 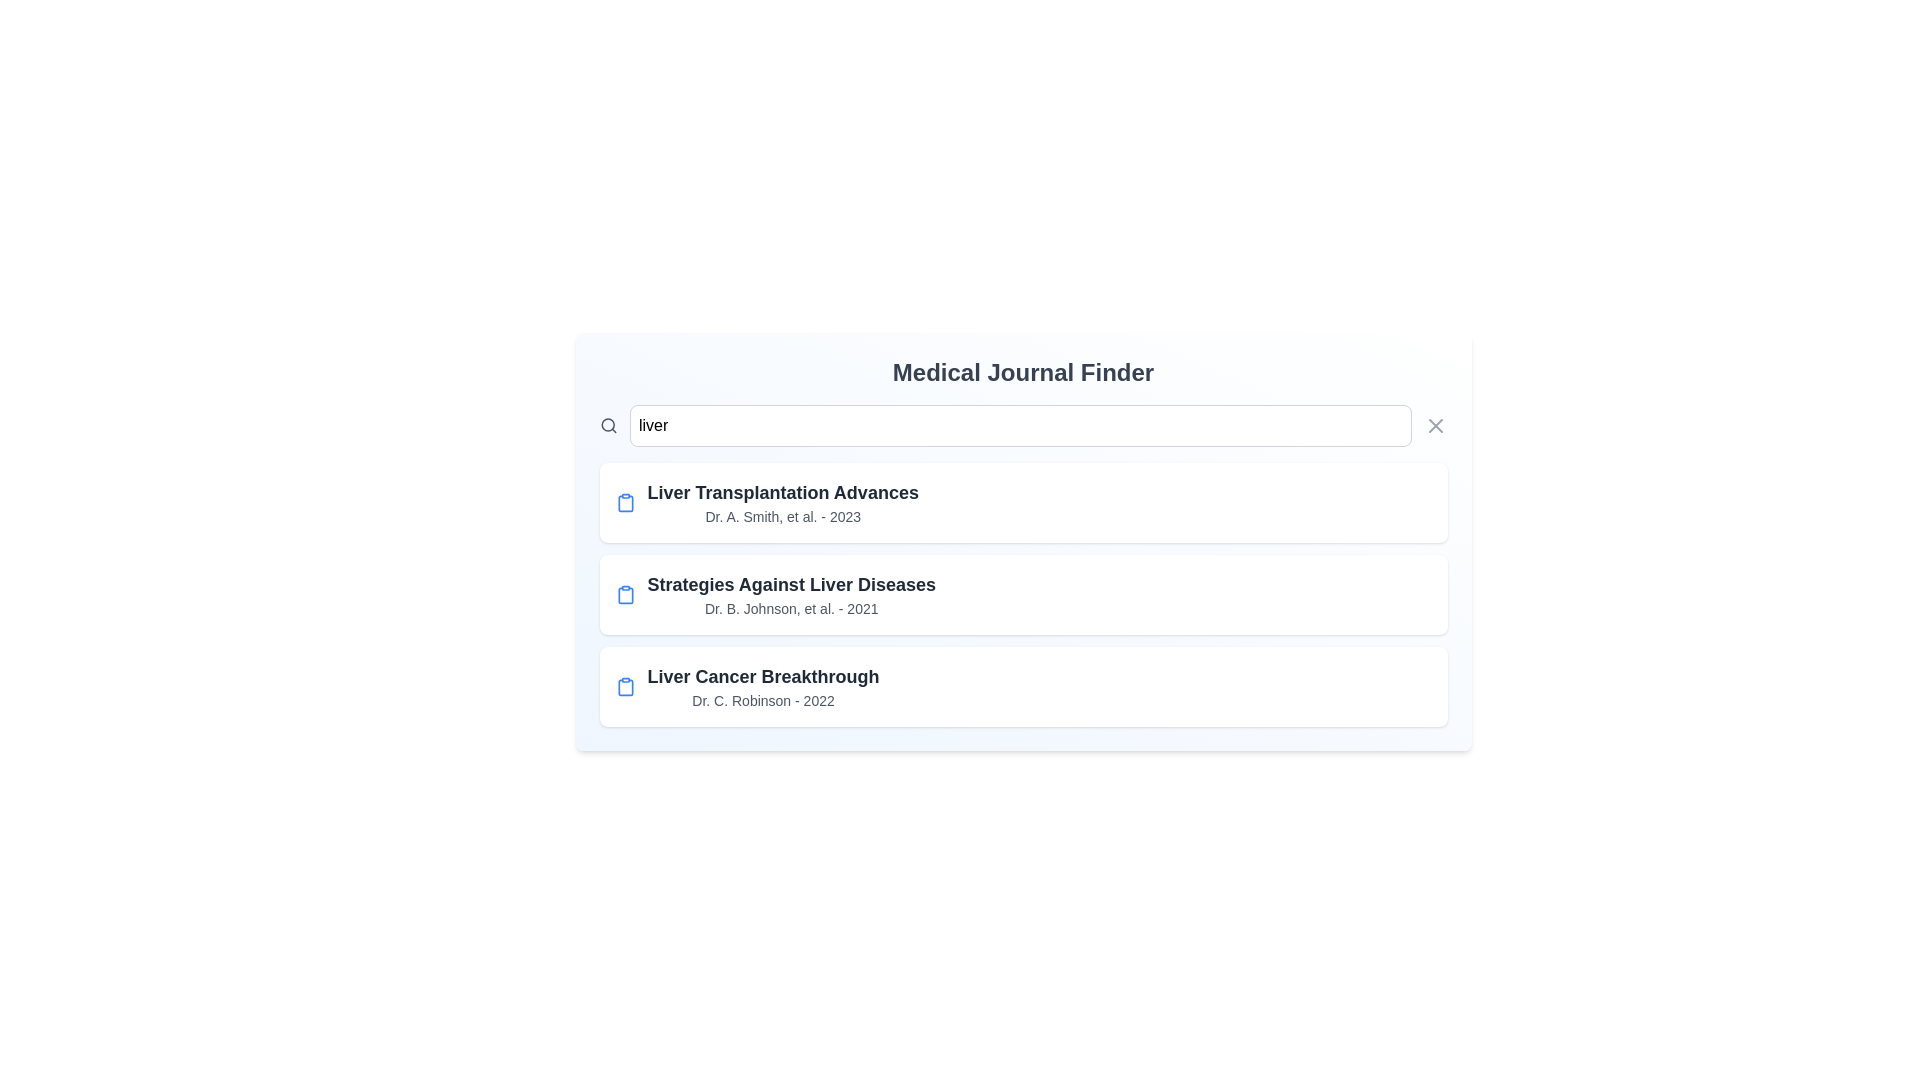 What do you see at coordinates (782, 501) in the screenshot?
I see `the text display element titled 'Liver Transplantation Advances', which includes the authorship 'Dr. A. Smith, et al. - 2023'` at bounding box center [782, 501].